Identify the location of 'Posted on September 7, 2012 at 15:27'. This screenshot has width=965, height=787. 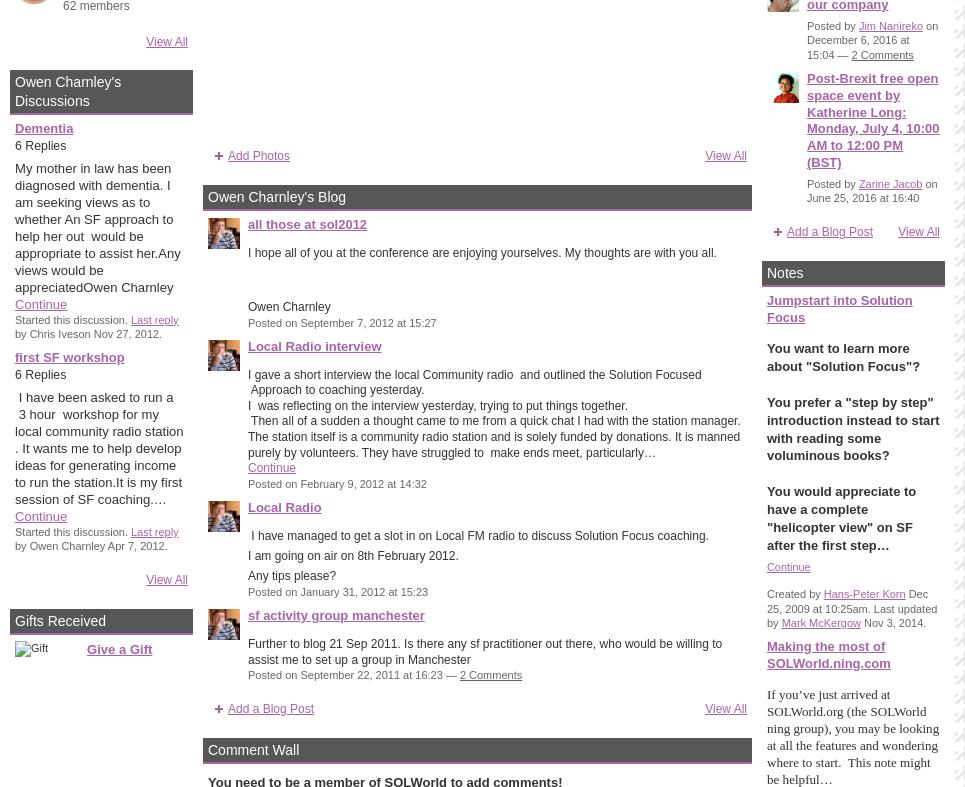
(341, 320).